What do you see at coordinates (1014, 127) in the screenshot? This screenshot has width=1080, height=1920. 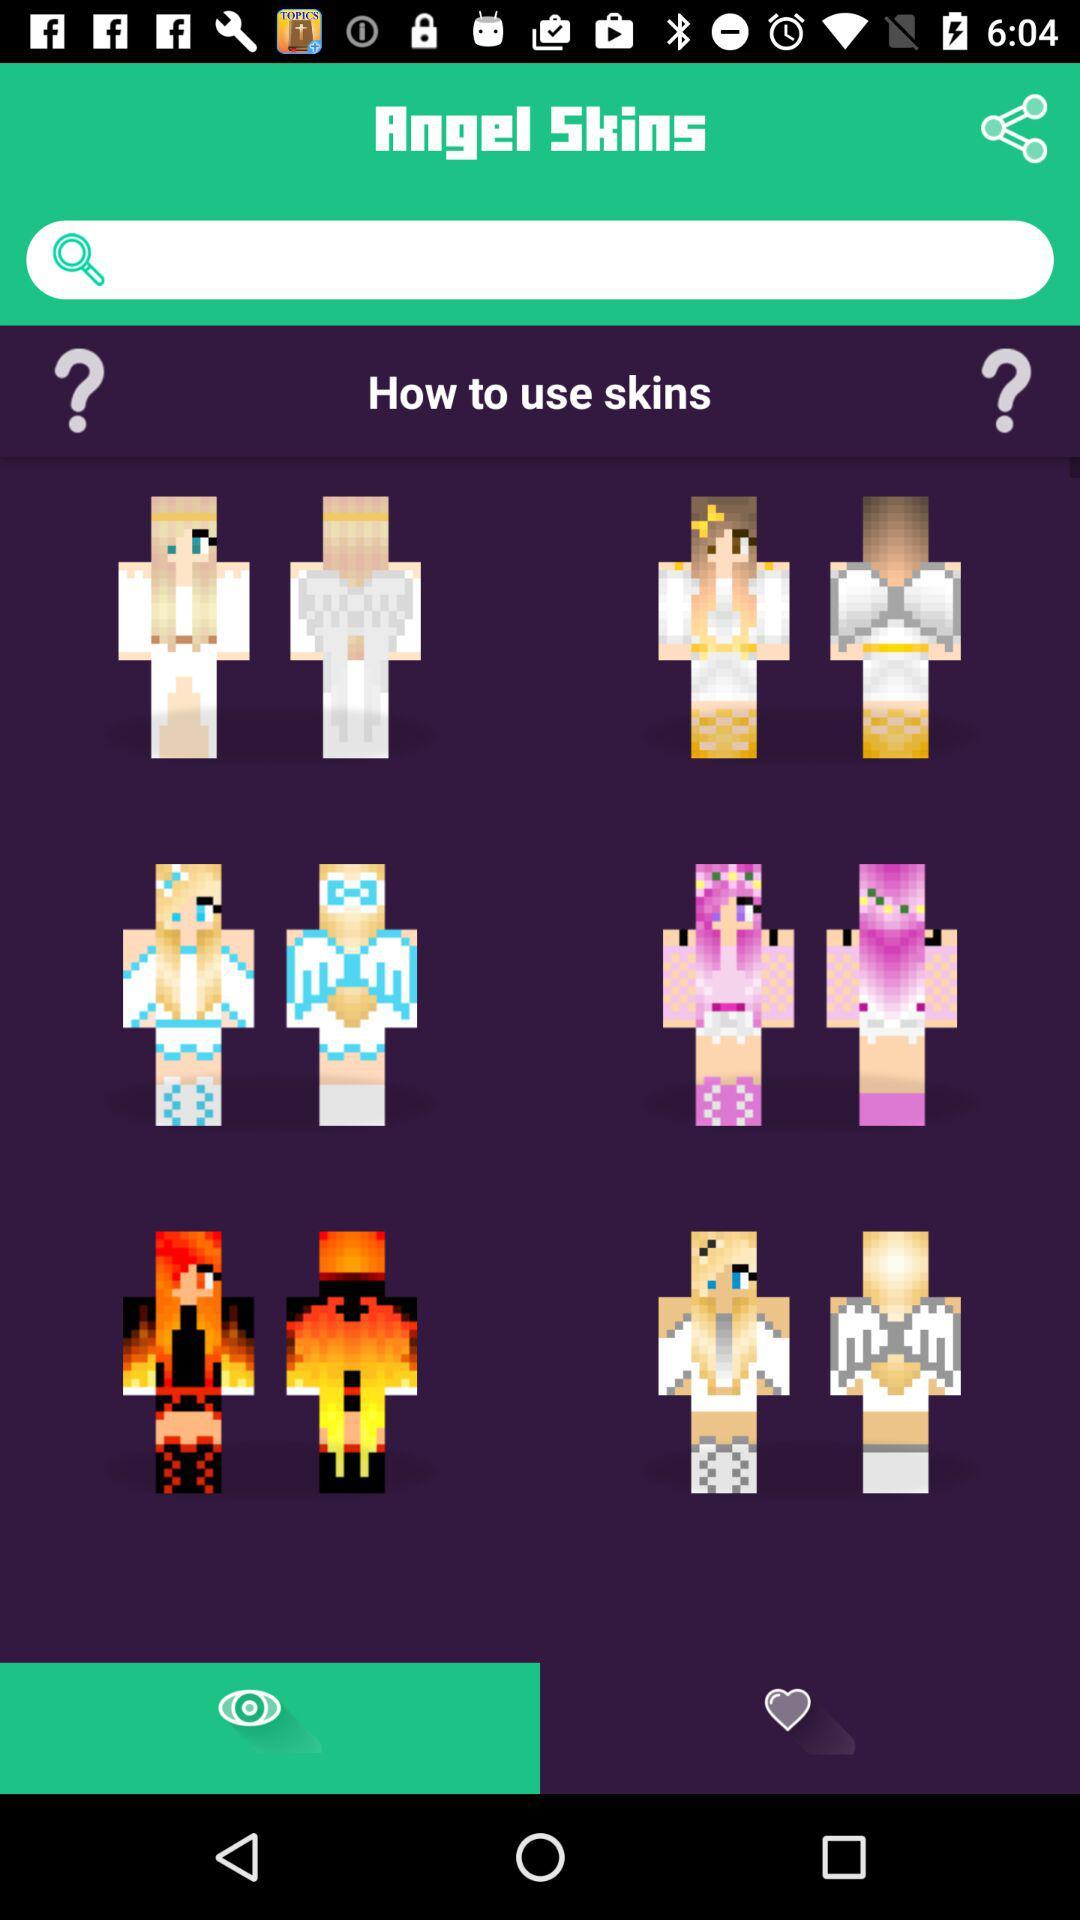 I see `the share icon` at bounding box center [1014, 127].